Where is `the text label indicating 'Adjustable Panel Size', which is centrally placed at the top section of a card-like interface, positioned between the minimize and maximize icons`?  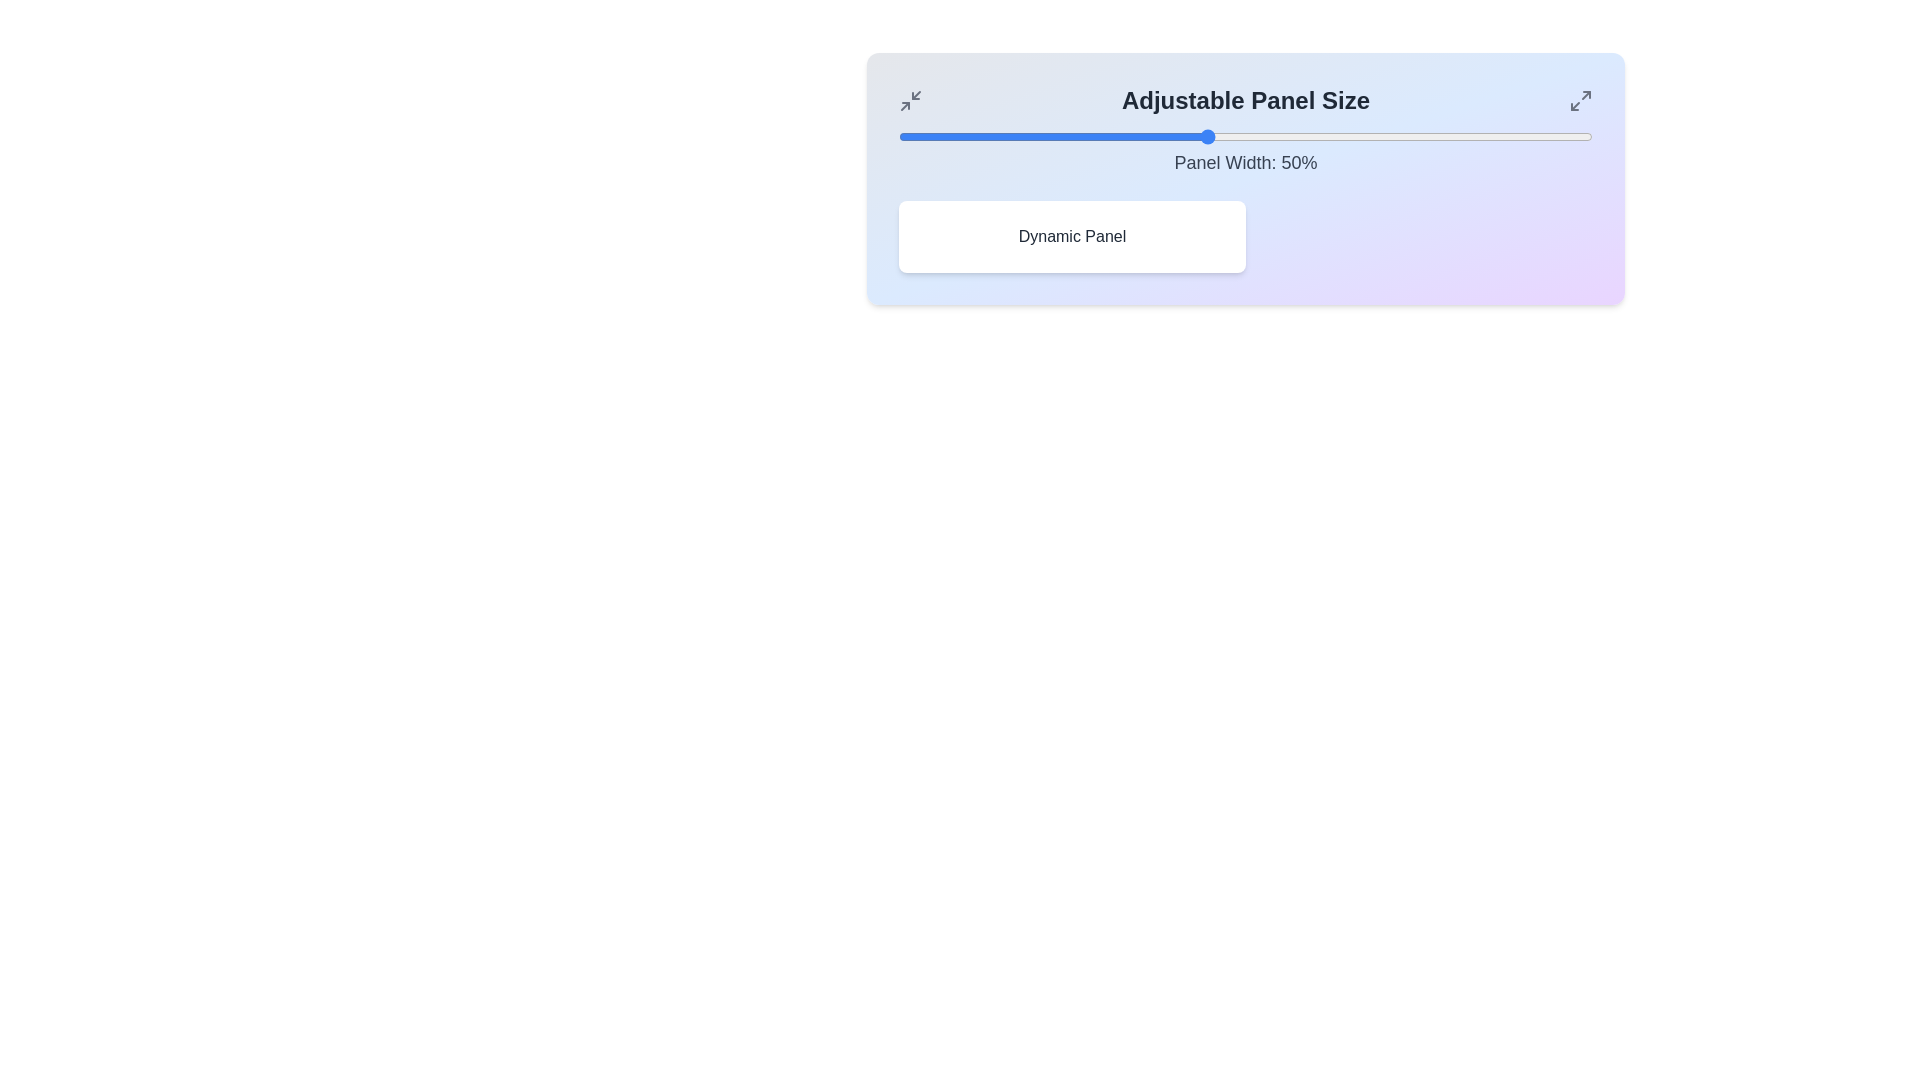
the text label indicating 'Adjustable Panel Size', which is centrally placed at the top section of a card-like interface, positioned between the minimize and maximize icons is located at coordinates (1245, 100).